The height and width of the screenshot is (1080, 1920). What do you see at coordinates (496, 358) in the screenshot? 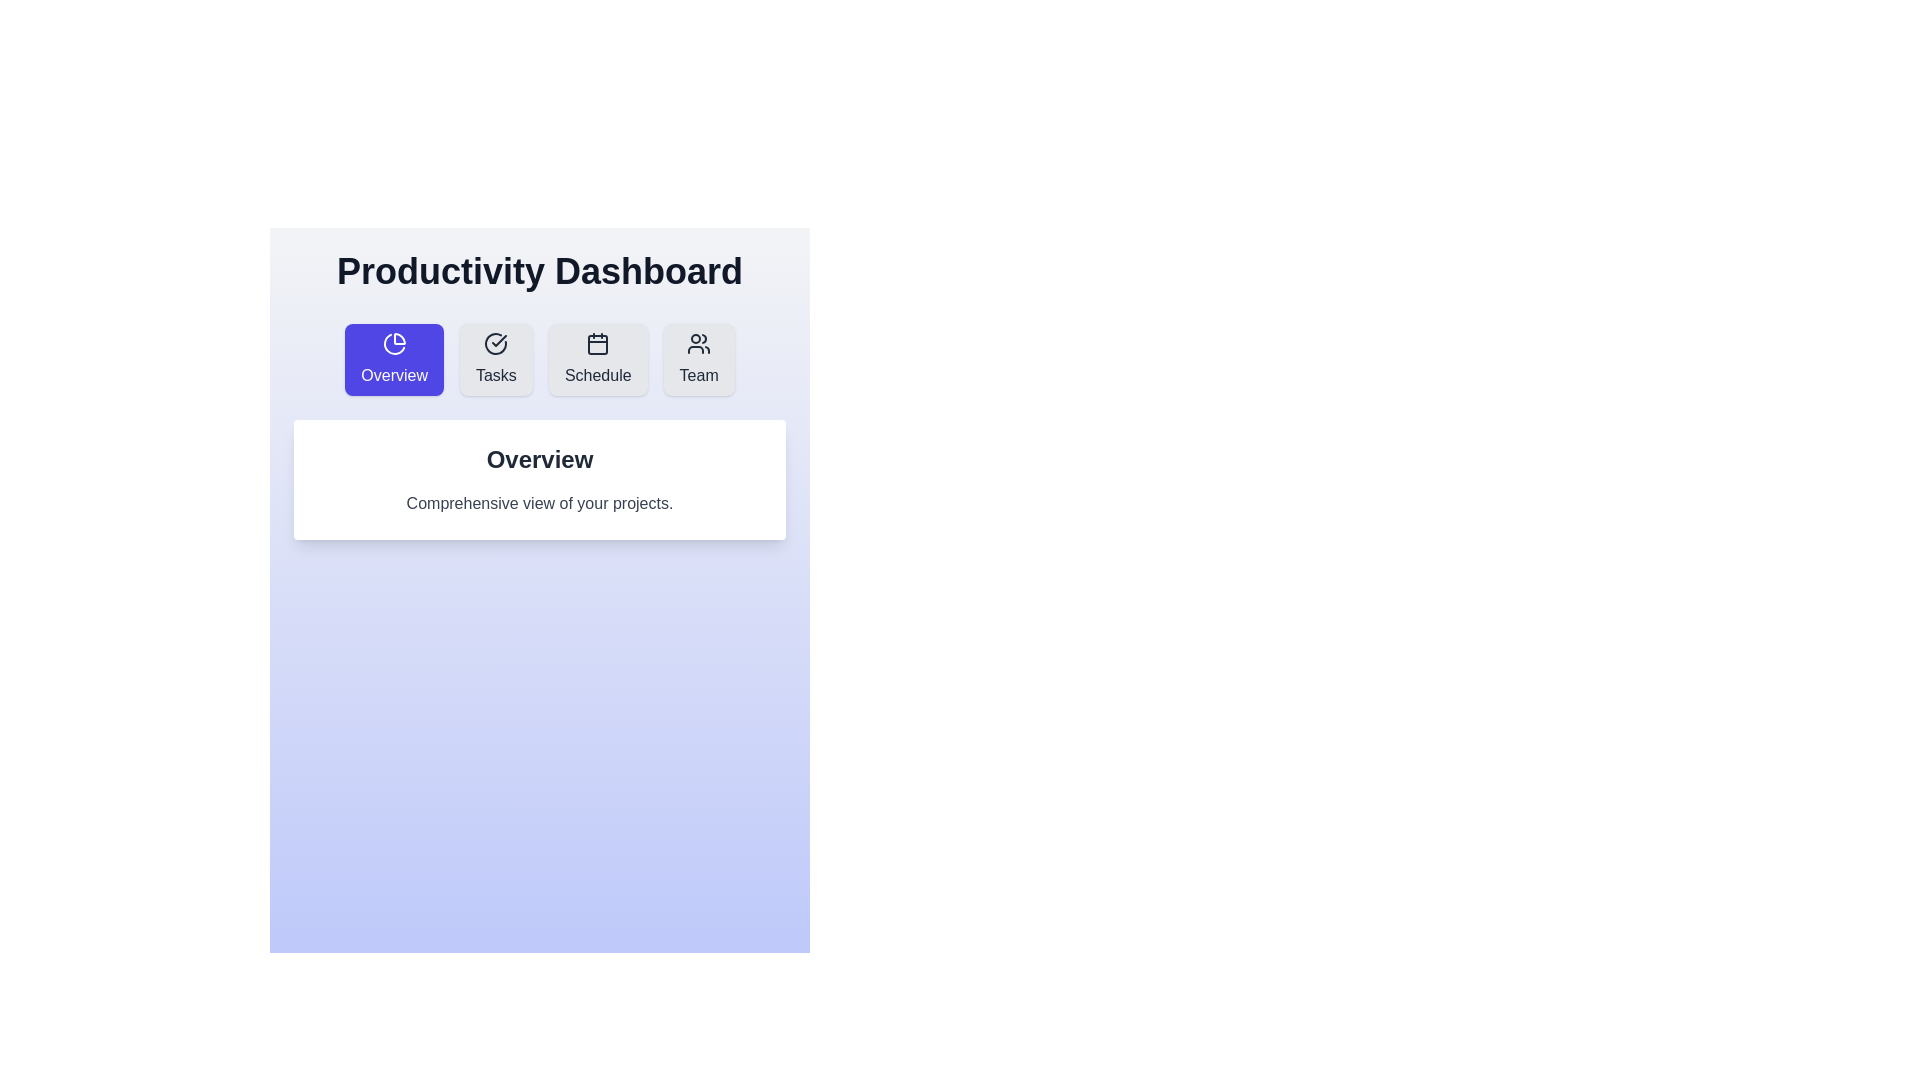
I see `the navigation button labeled 'Tasks' to observe the visual effect` at bounding box center [496, 358].